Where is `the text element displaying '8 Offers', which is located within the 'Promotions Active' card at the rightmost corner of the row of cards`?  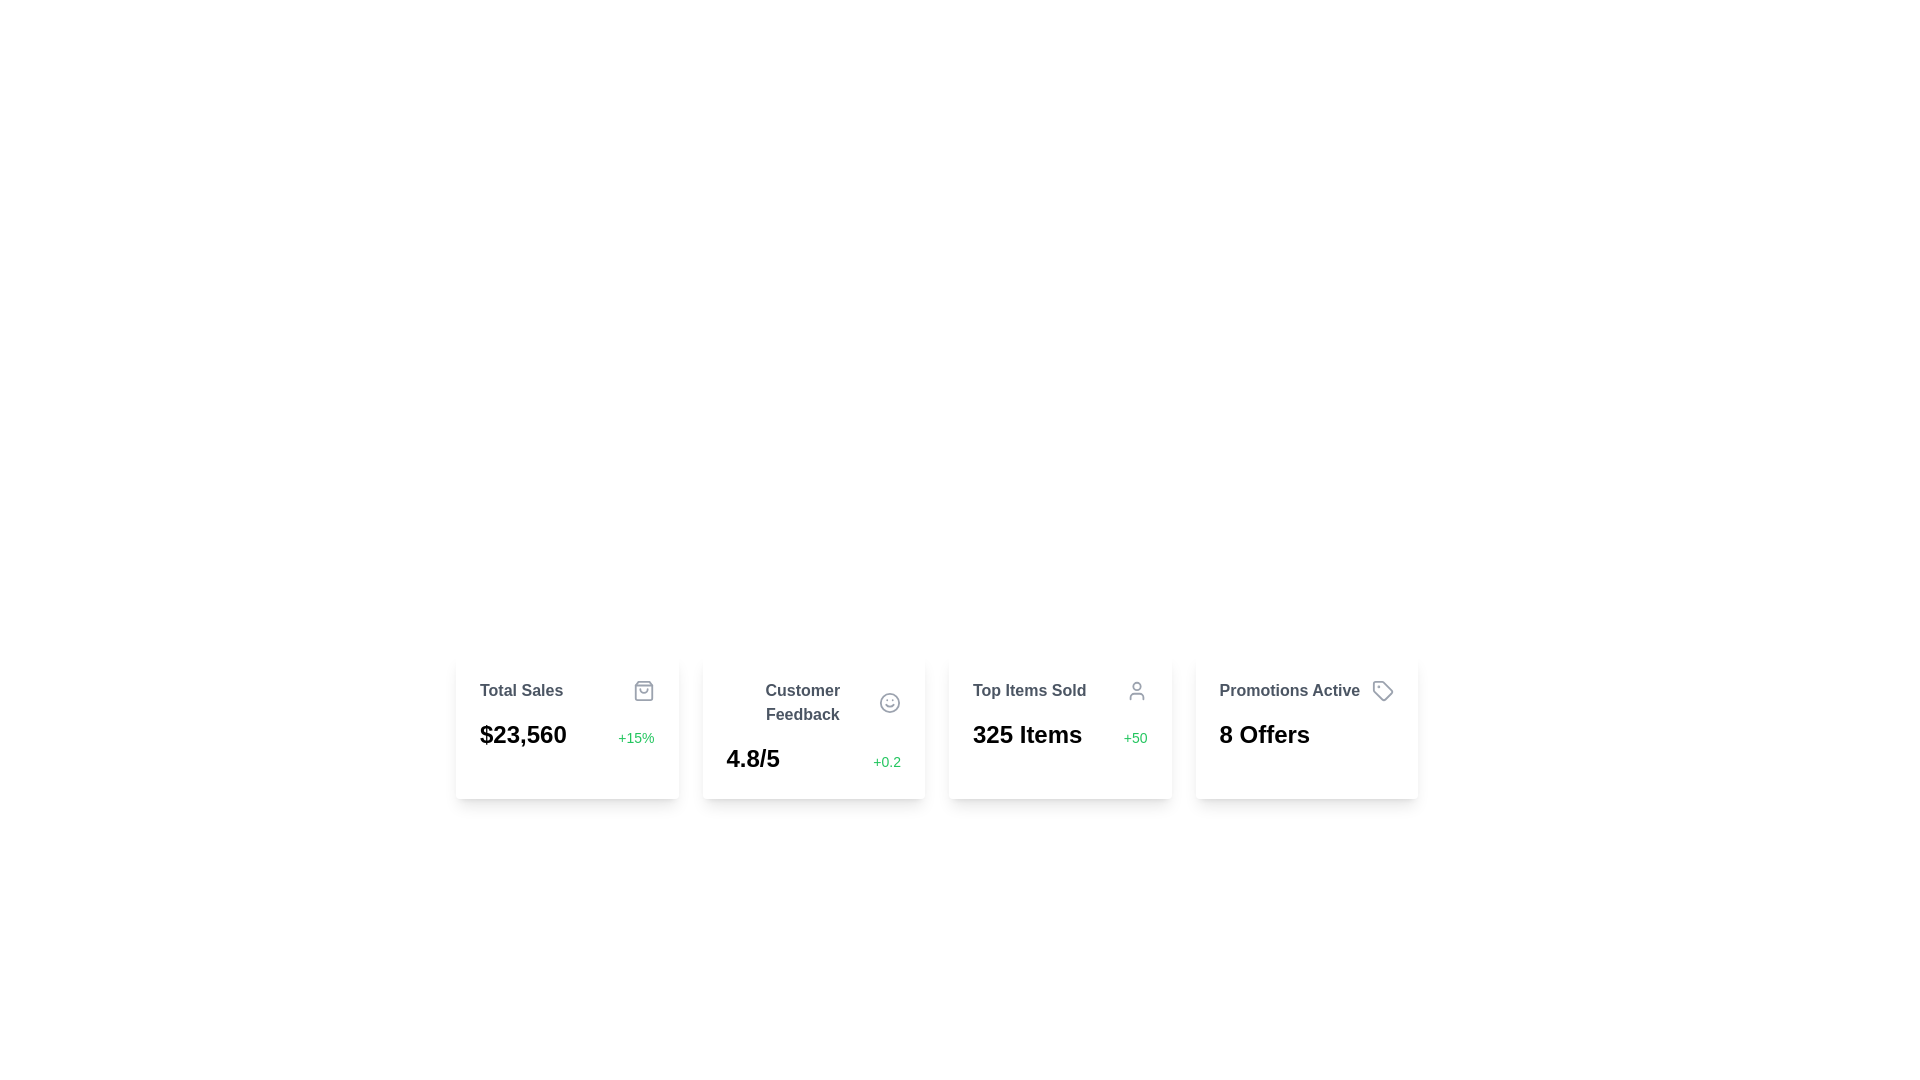
the text element displaying '8 Offers', which is located within the 'Promotions Active' card at the rightmost corner of the row of cards is located at coordinates (1263, 735).